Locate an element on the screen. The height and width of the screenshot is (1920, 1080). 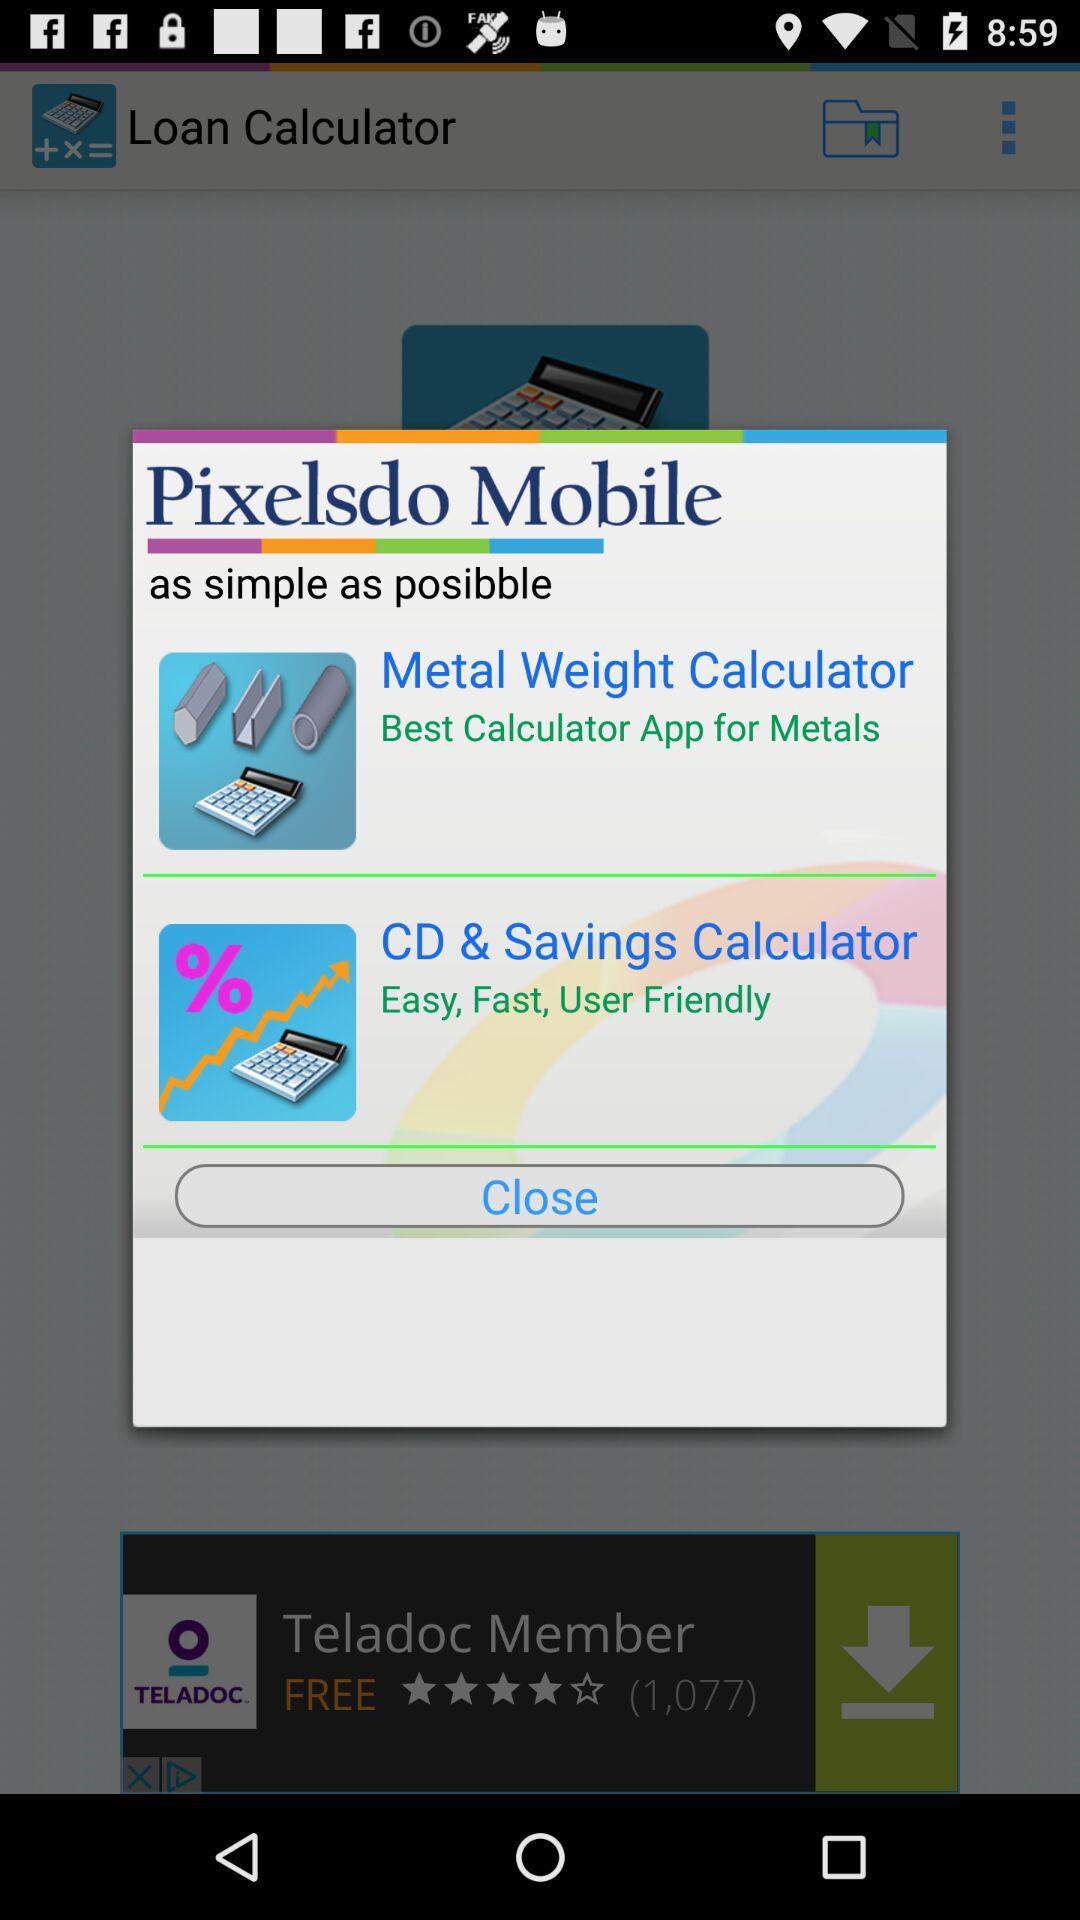
the close is located at coordinates (538, 1195).